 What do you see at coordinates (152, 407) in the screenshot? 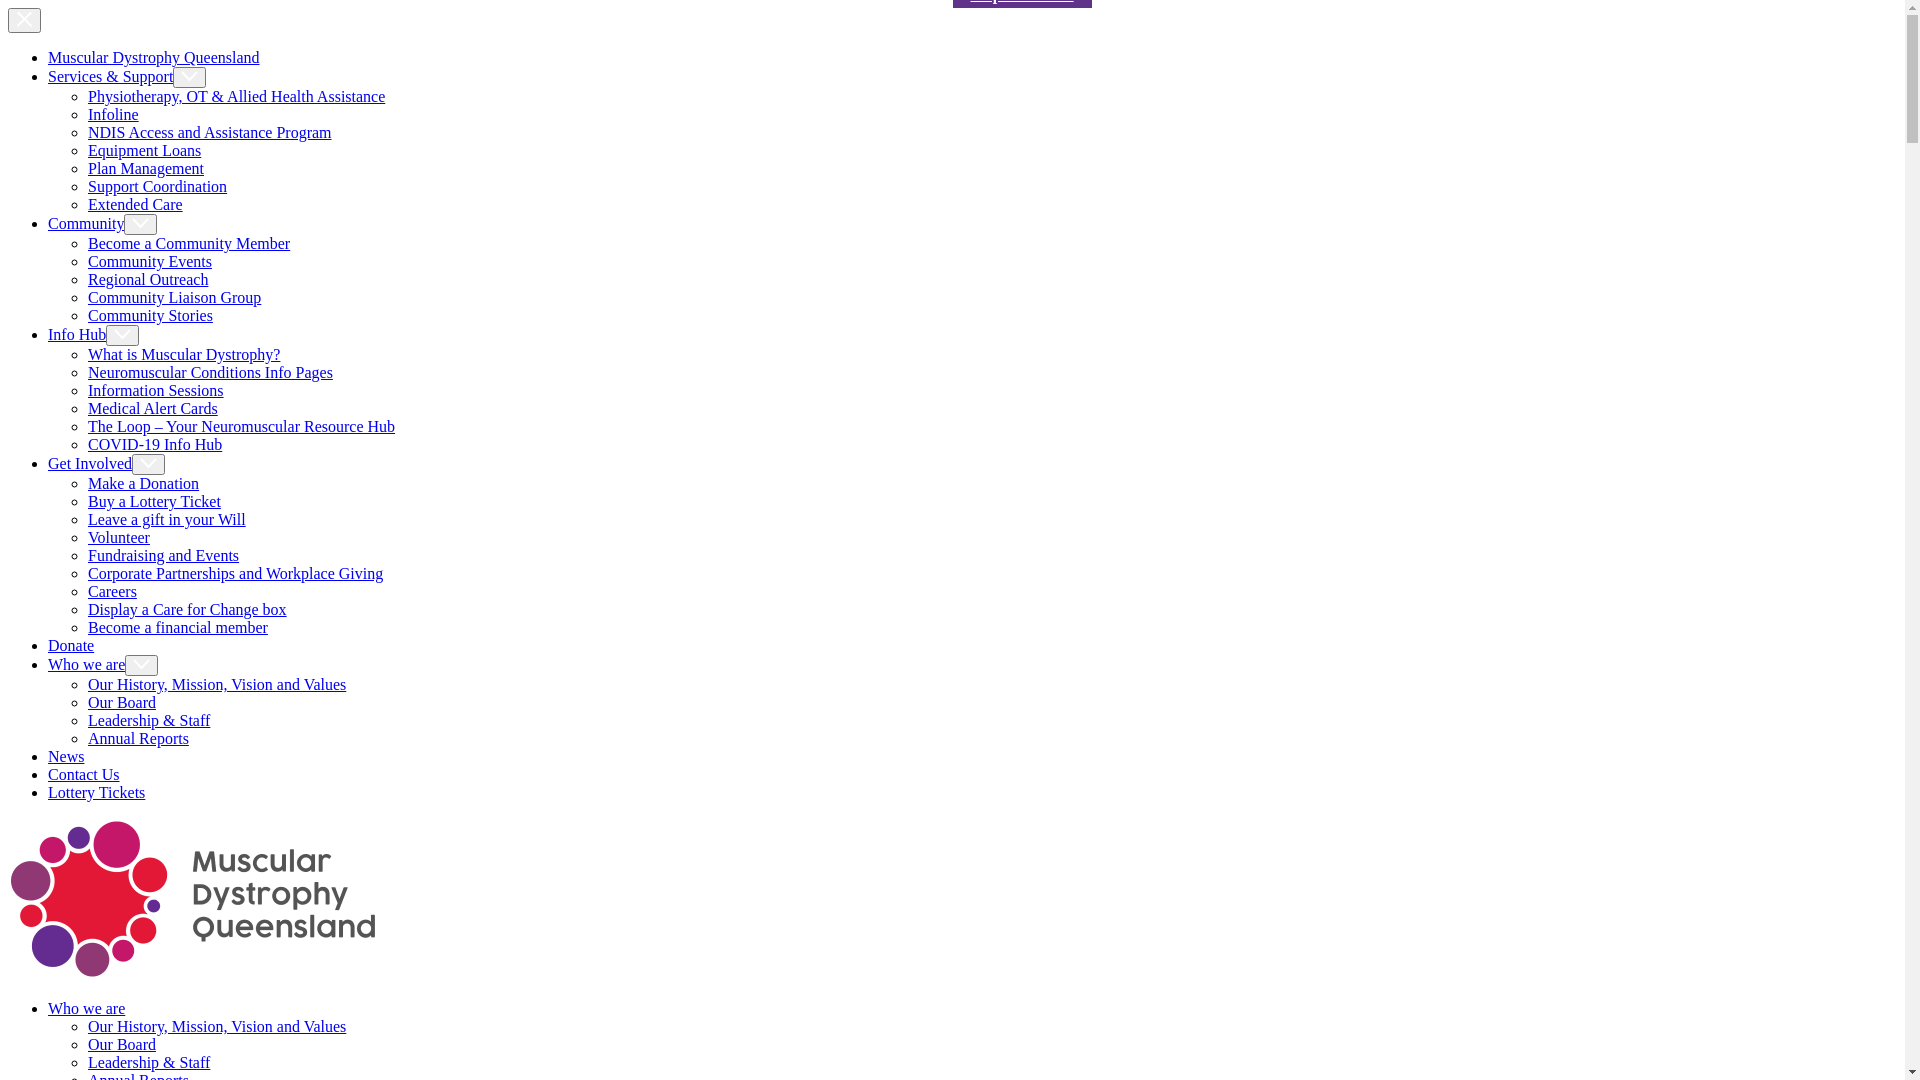
I see `'Medical Alert Cards'` at bounding box center [152, 407].